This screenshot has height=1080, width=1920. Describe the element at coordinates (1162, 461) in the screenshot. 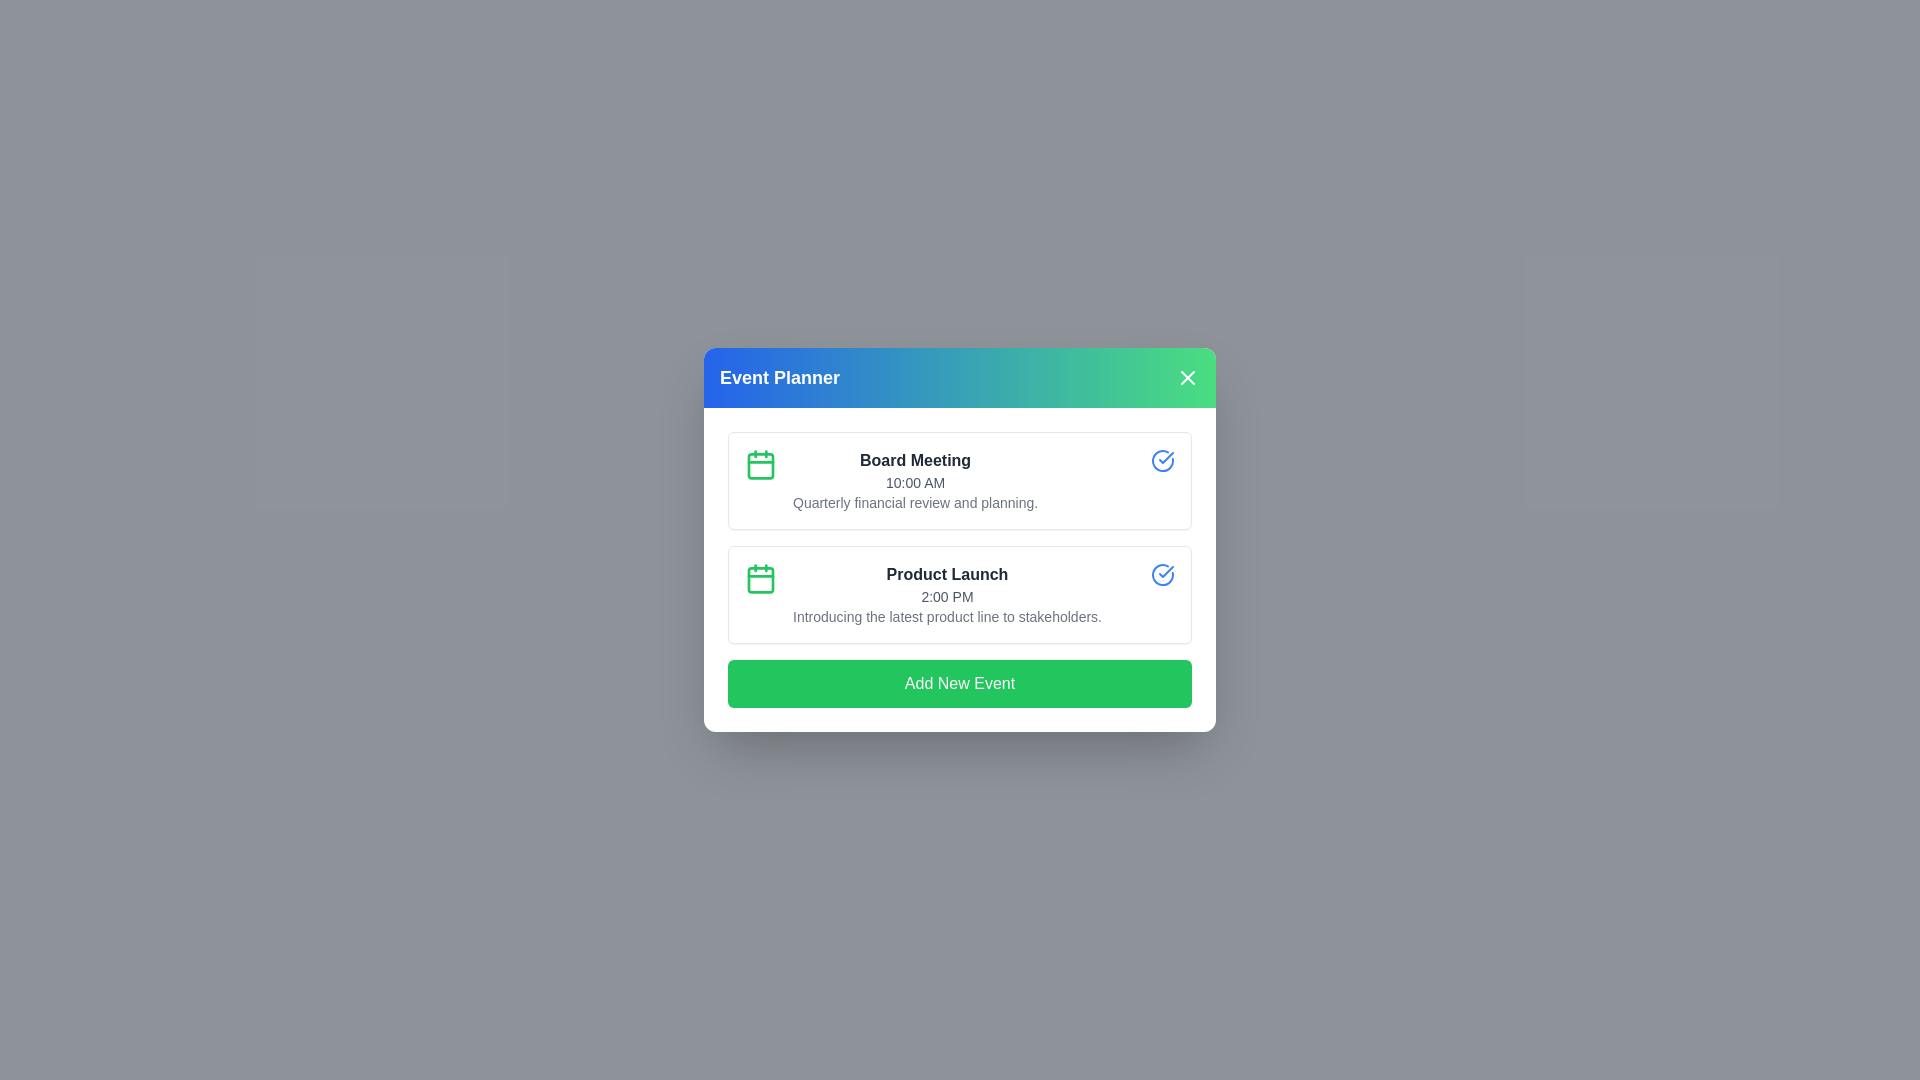

I see `the blue checkmark icon inside the circular icon located on the right side of the 'Product Launch' event entry` at that location.